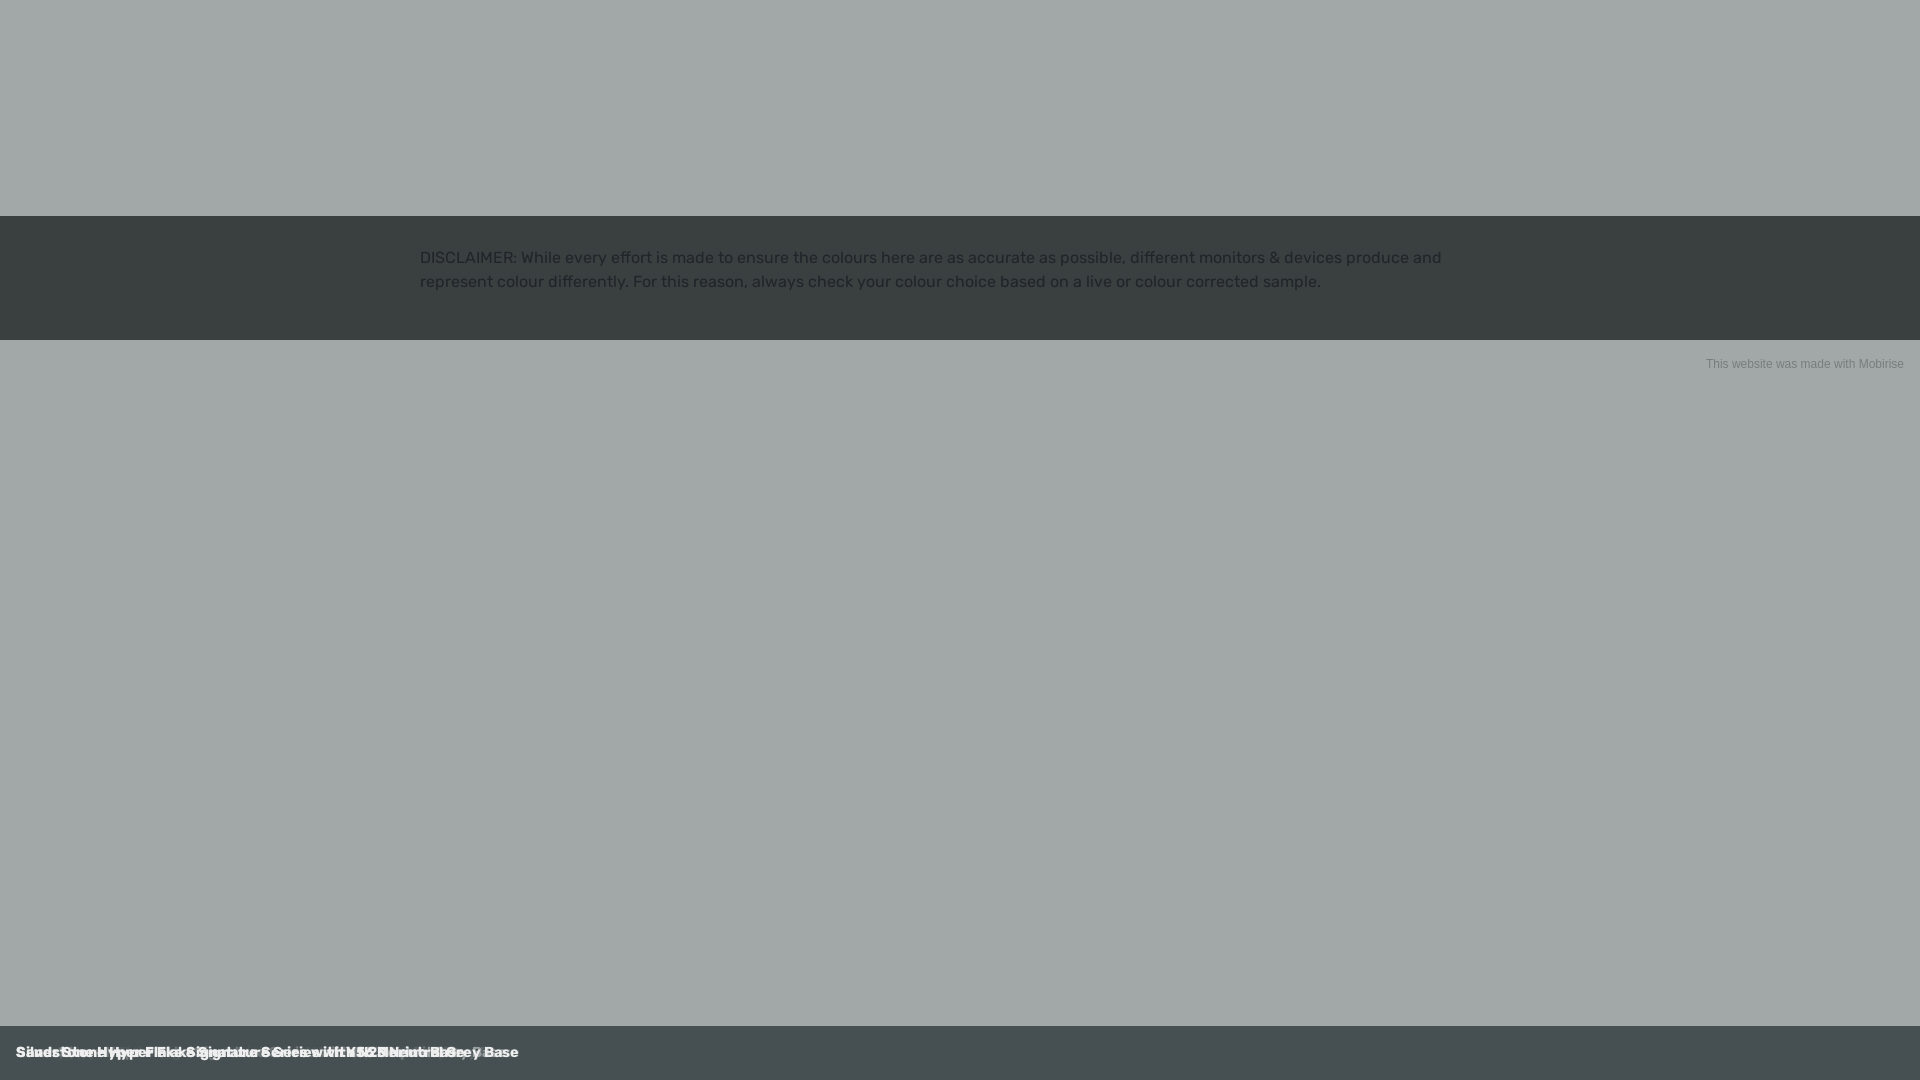  What do you see at coordinates (1716, 363) in the screenshot?
I see `'This'` at bounding box center [1716, 363].